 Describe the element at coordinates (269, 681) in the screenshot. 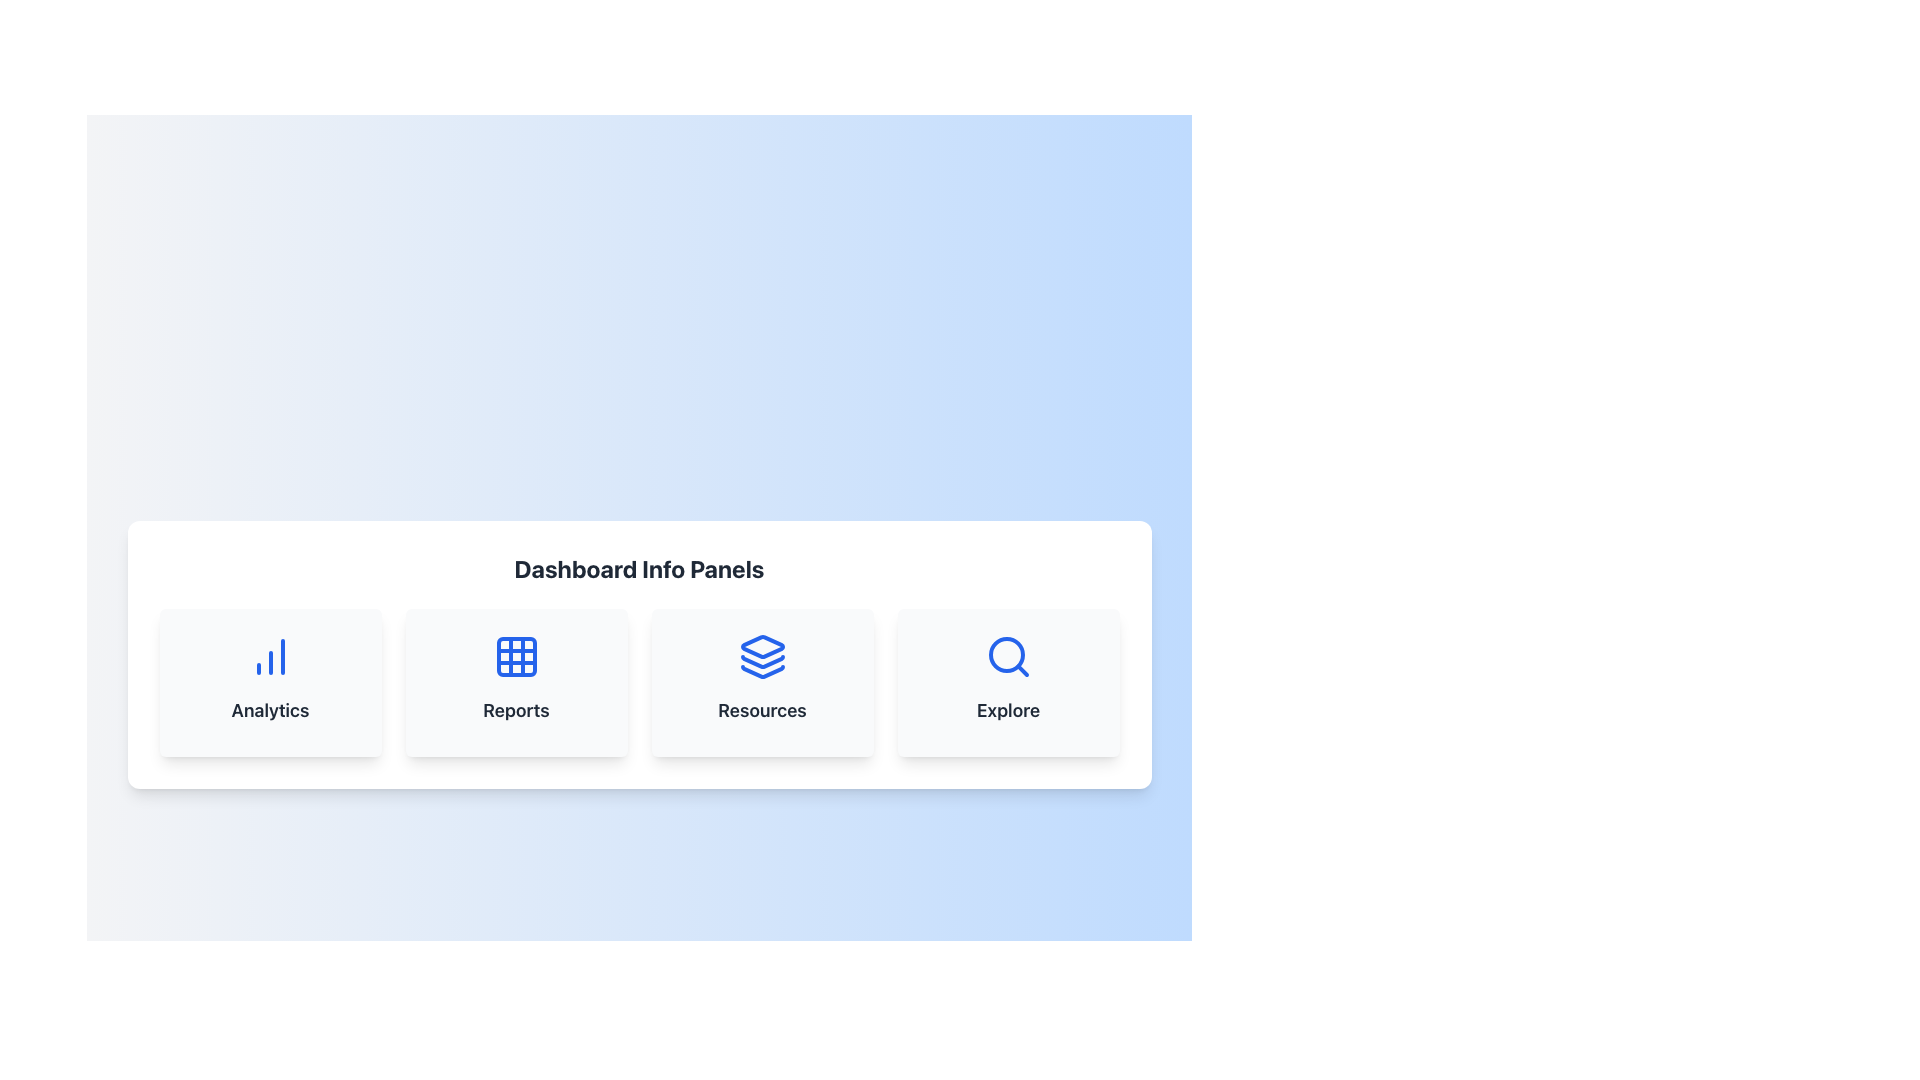

I see `the Interactive card located in the upper left corner of the grid` at that location.